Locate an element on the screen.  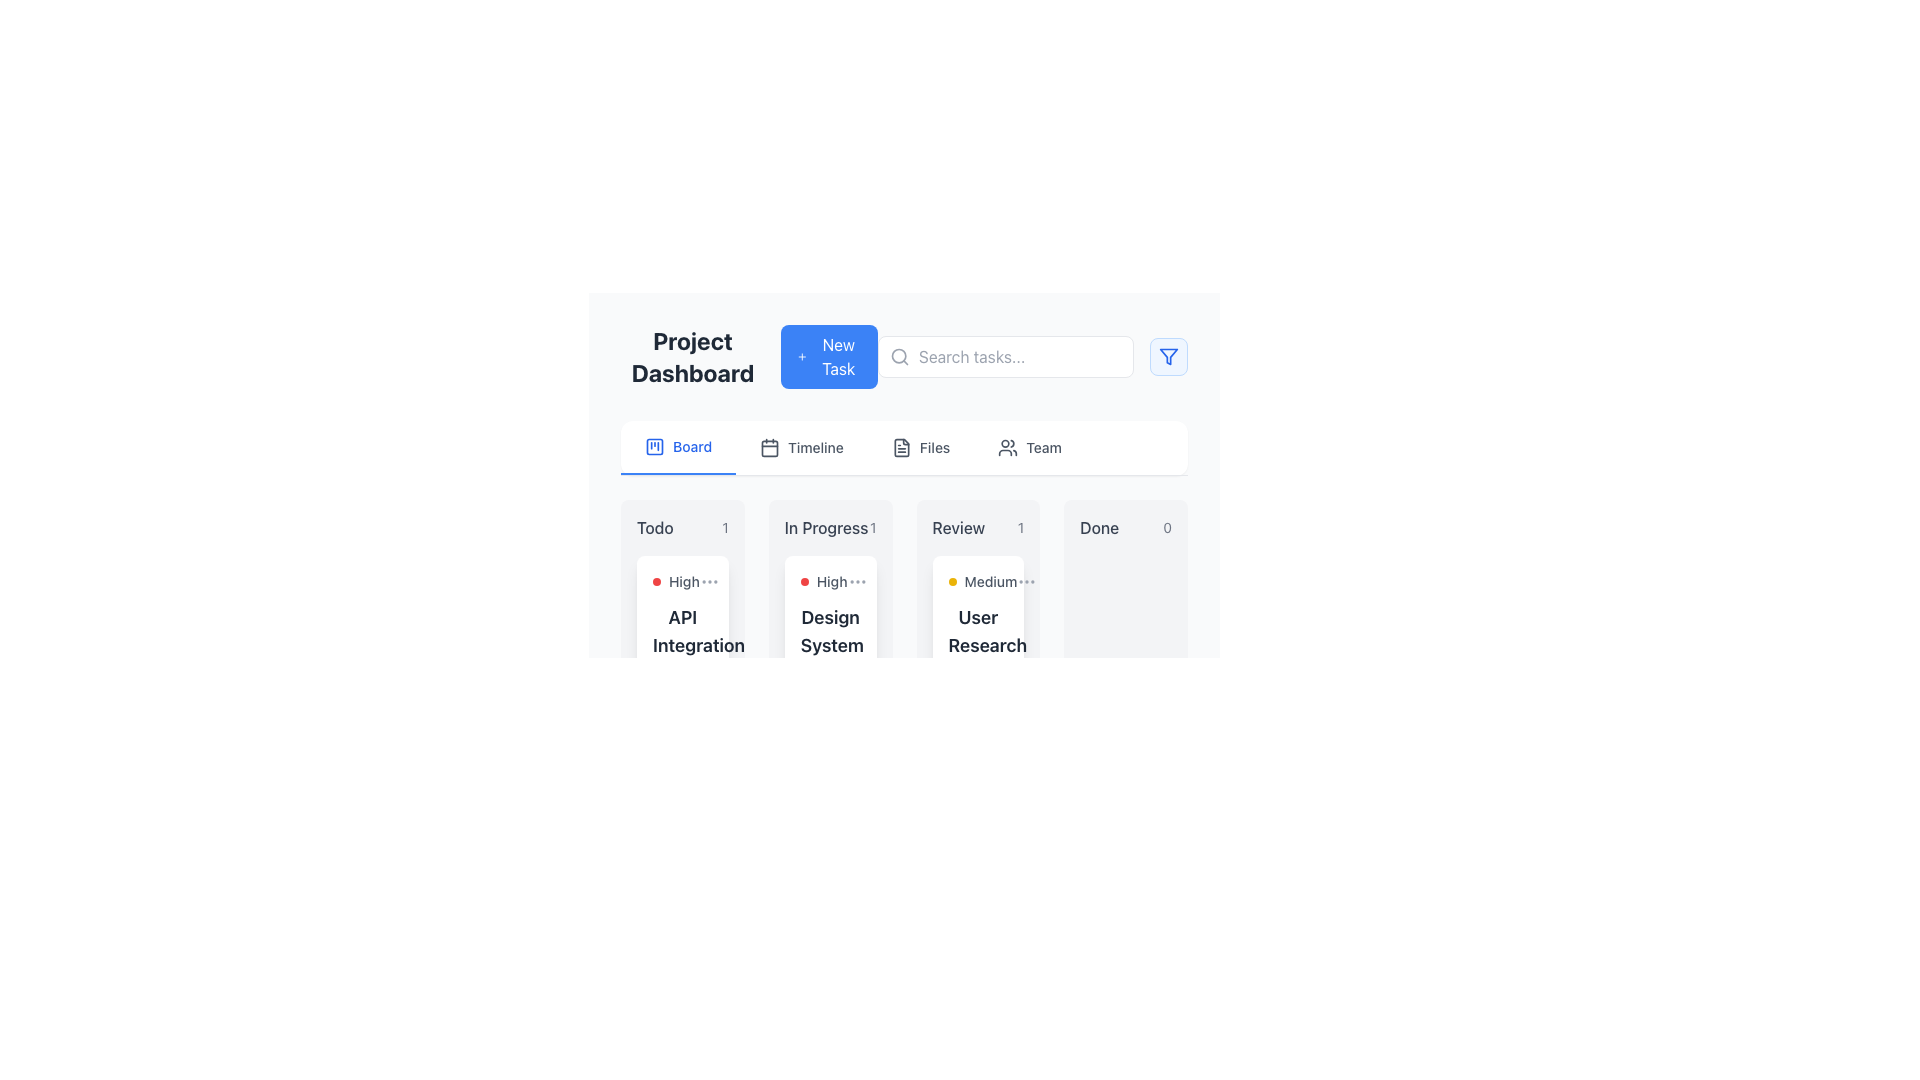
text content of the blue text label displaying 'Board', which is part of the navigation bar and is positioned to the right of the kanban-style square icon is located at coordinates (692, 446).